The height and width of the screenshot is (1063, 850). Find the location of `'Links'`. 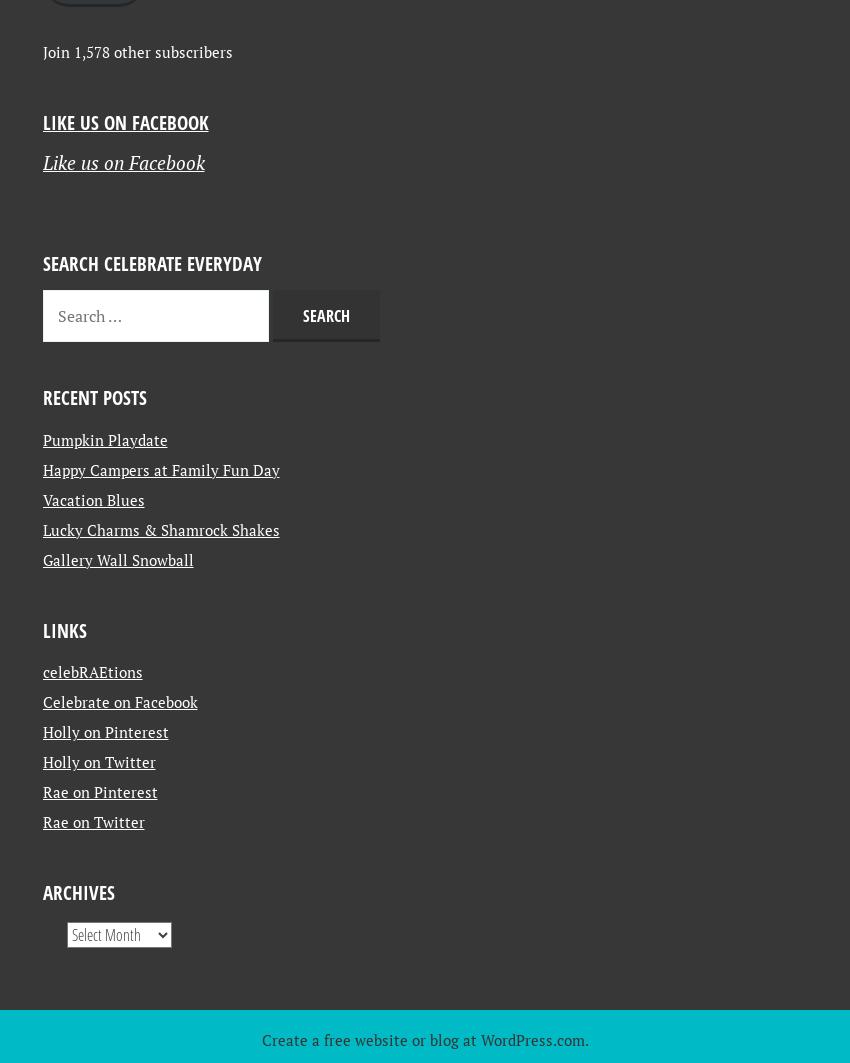

'Links' is located at coordinates (64, 801).